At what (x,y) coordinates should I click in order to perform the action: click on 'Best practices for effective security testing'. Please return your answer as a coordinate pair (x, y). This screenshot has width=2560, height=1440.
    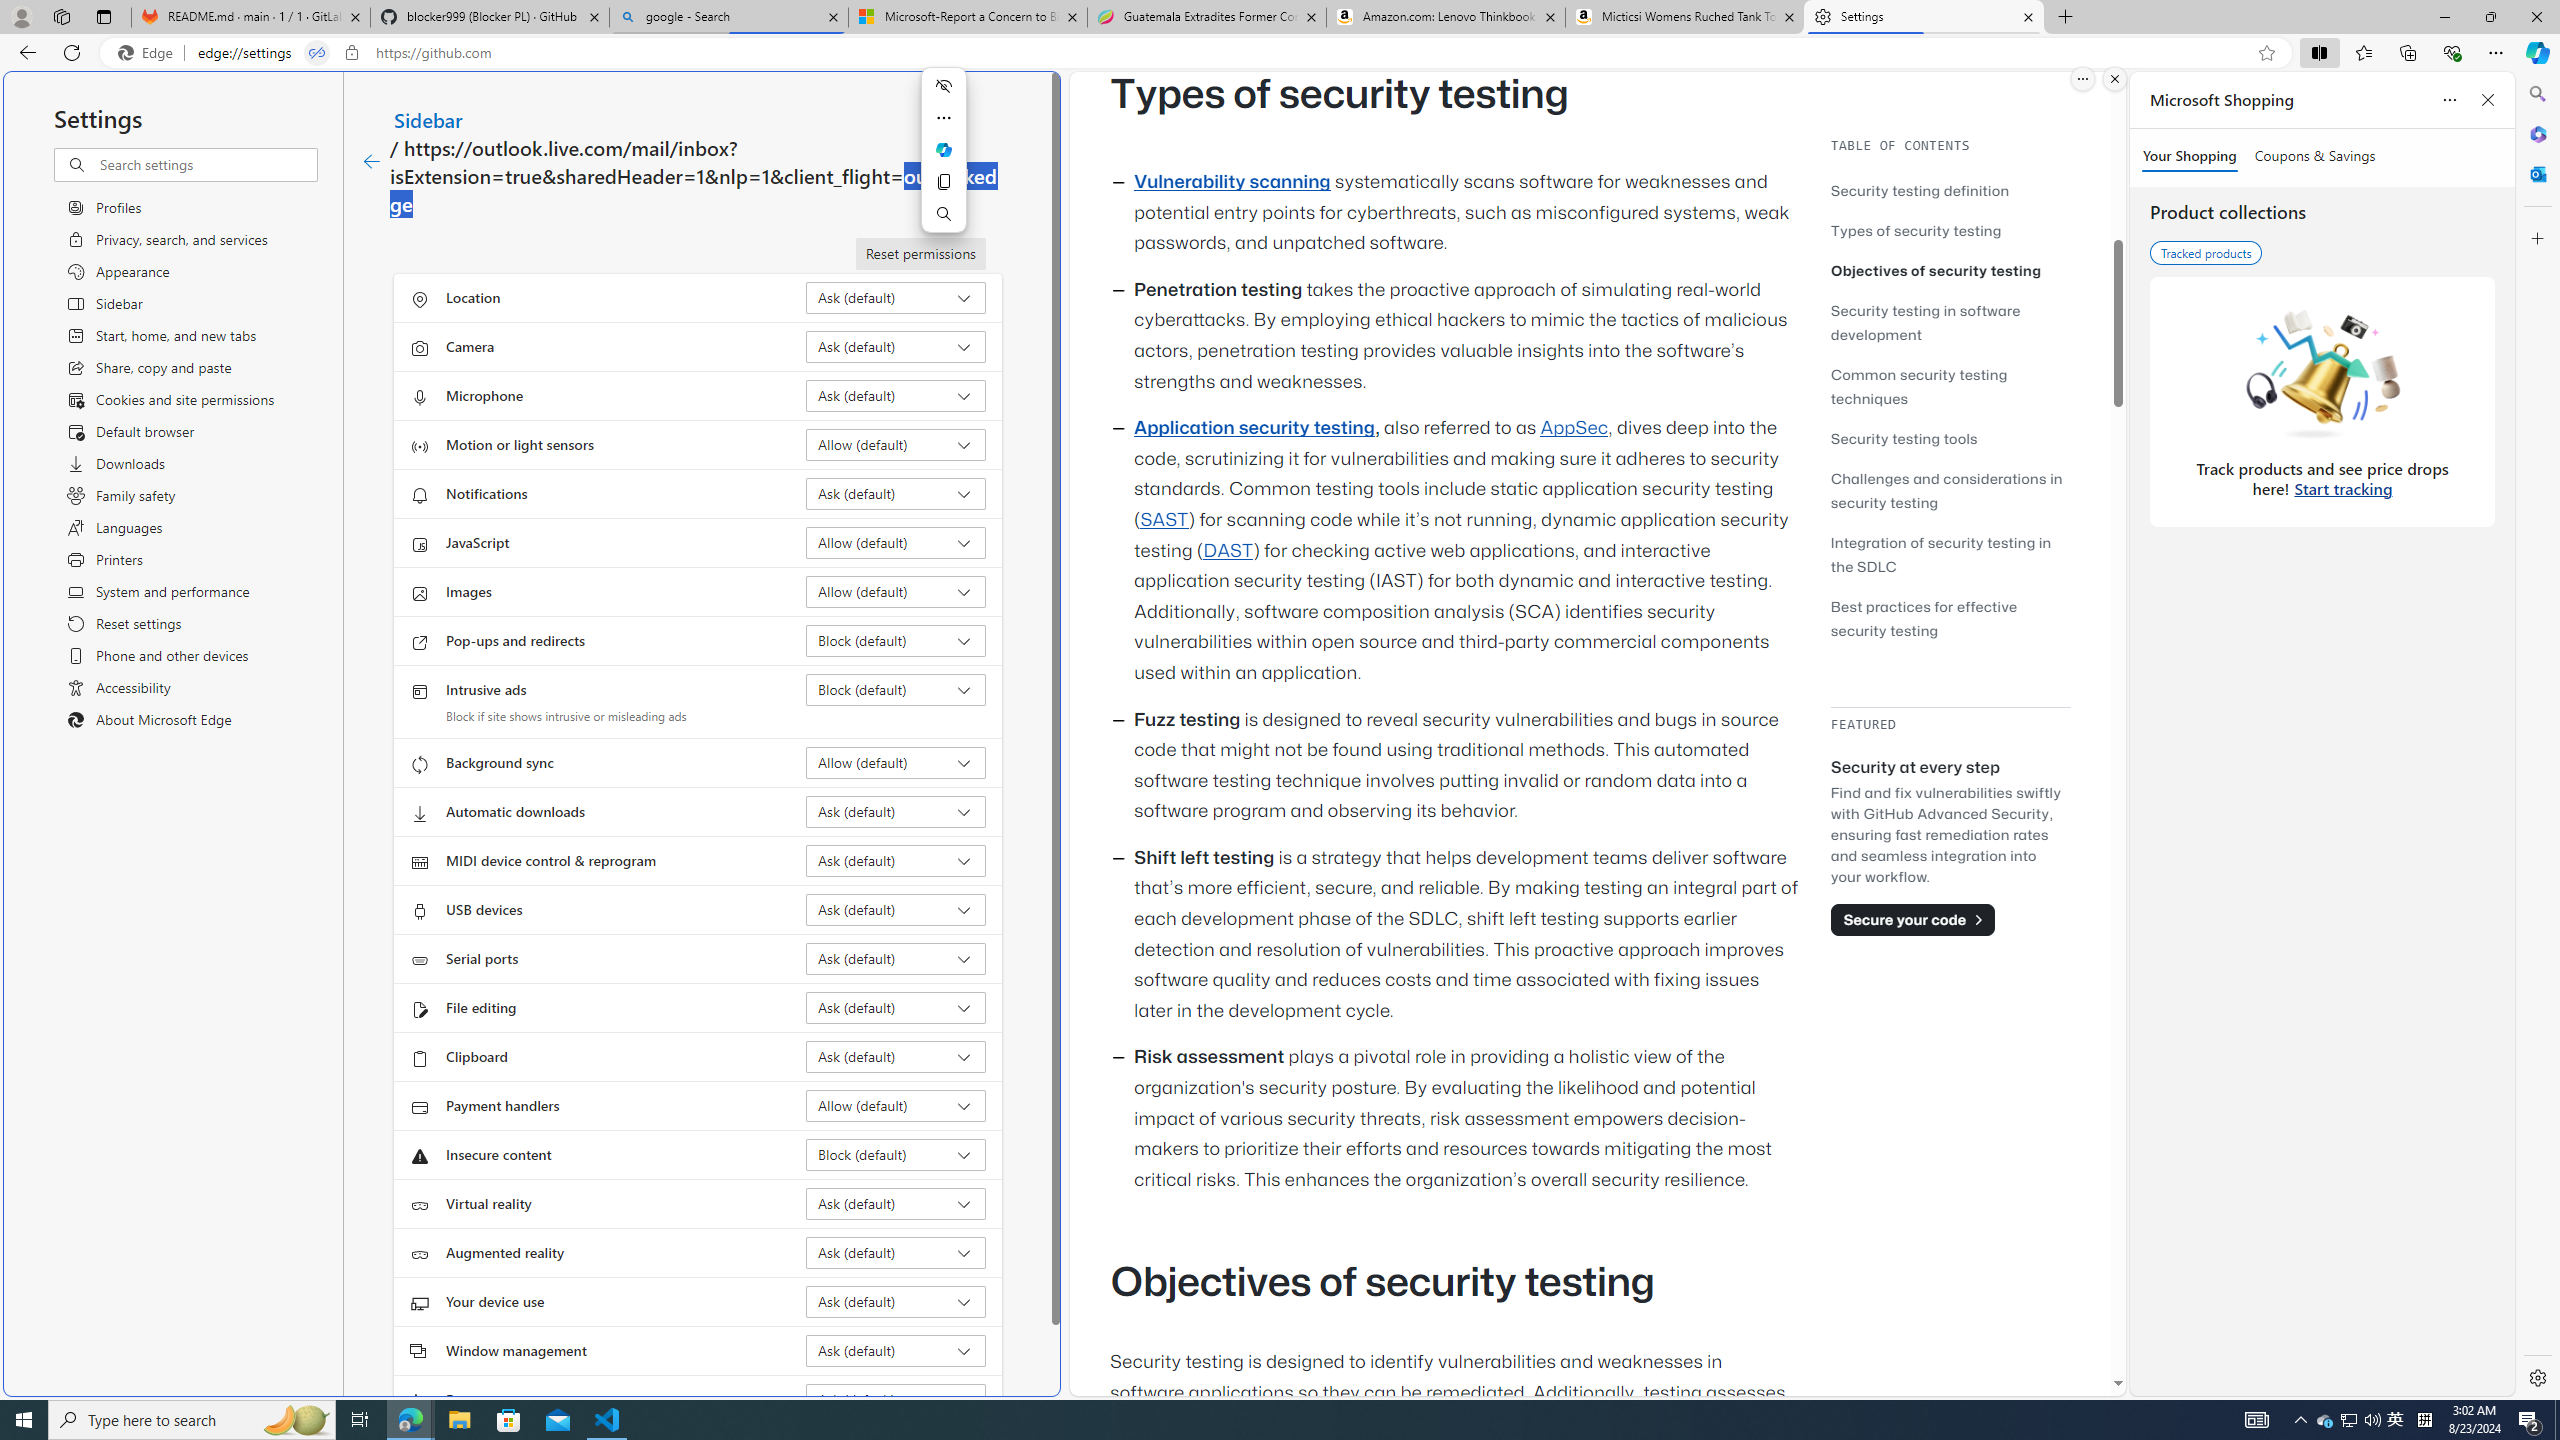
    Looking at the image, I should click on (1923, 617).